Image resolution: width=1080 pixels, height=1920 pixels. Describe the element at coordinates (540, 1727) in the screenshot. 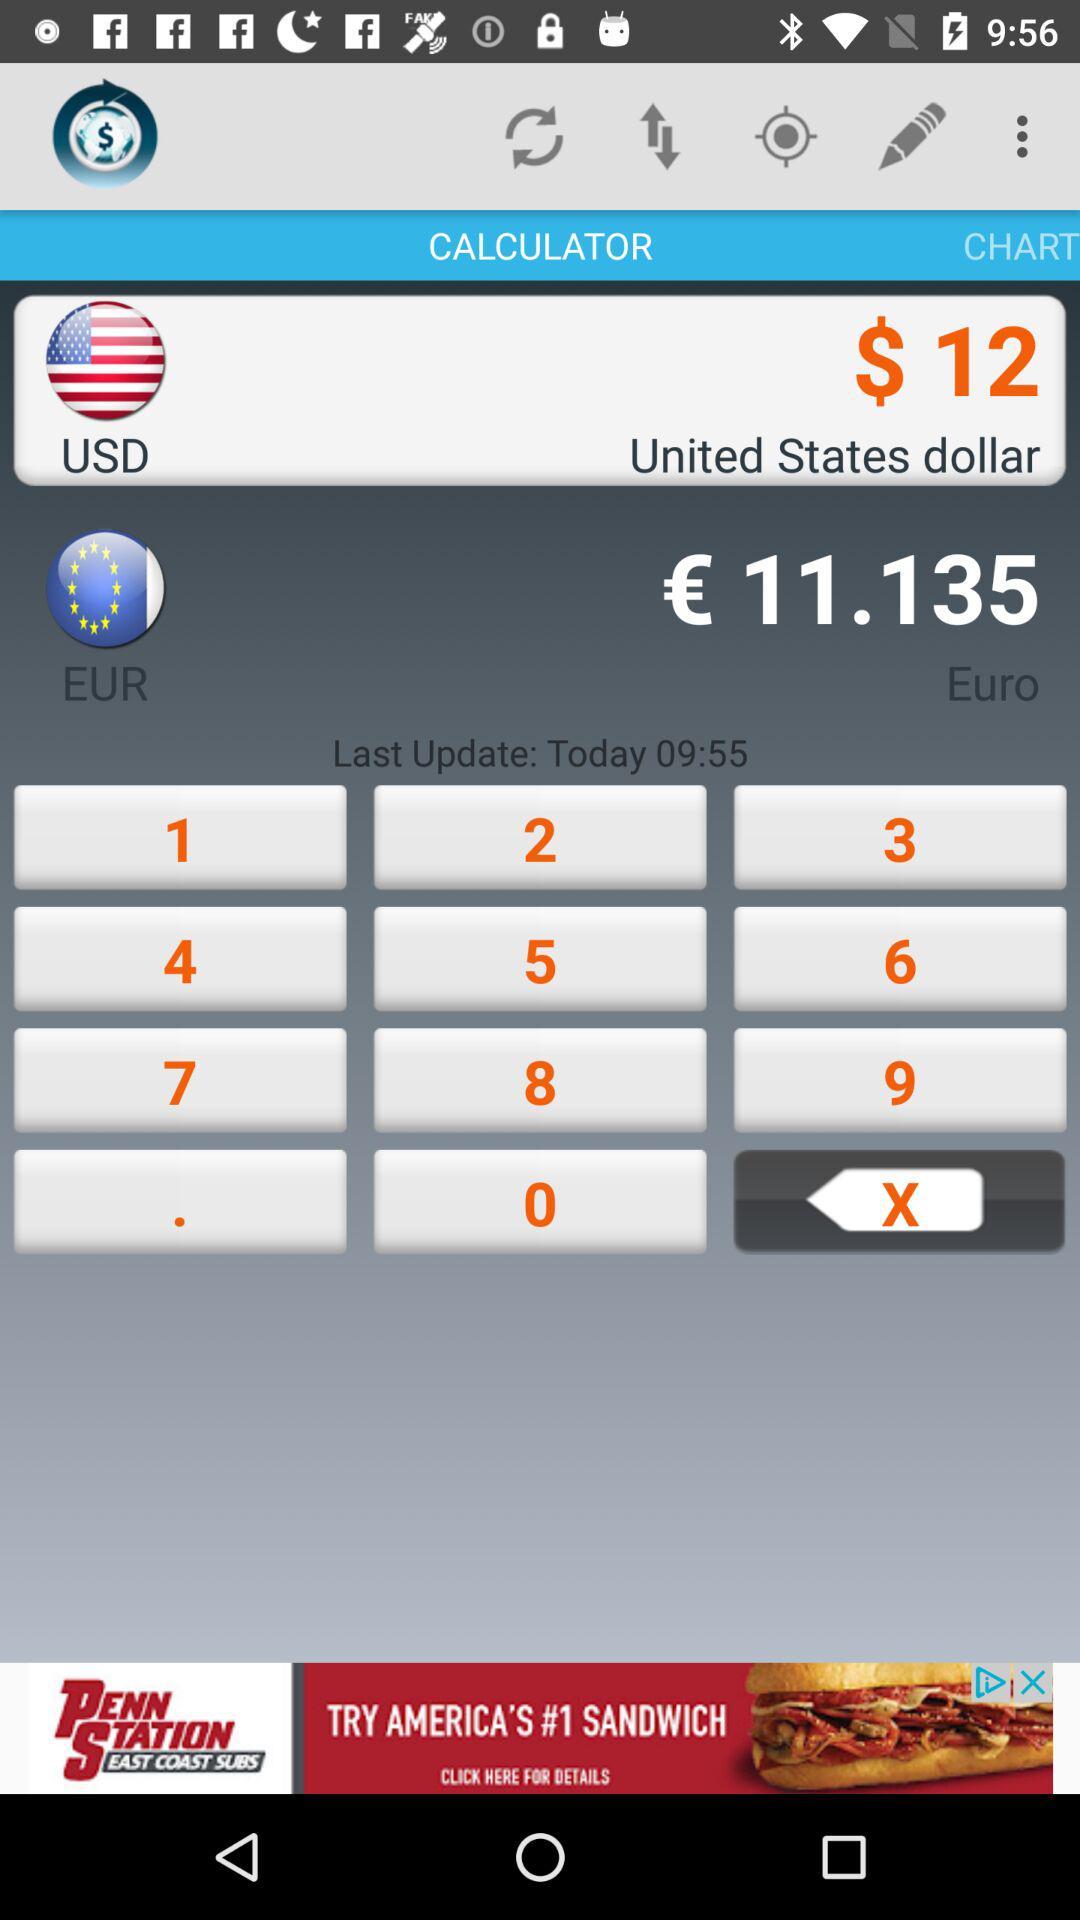

I see `its an advertisement` at that location.